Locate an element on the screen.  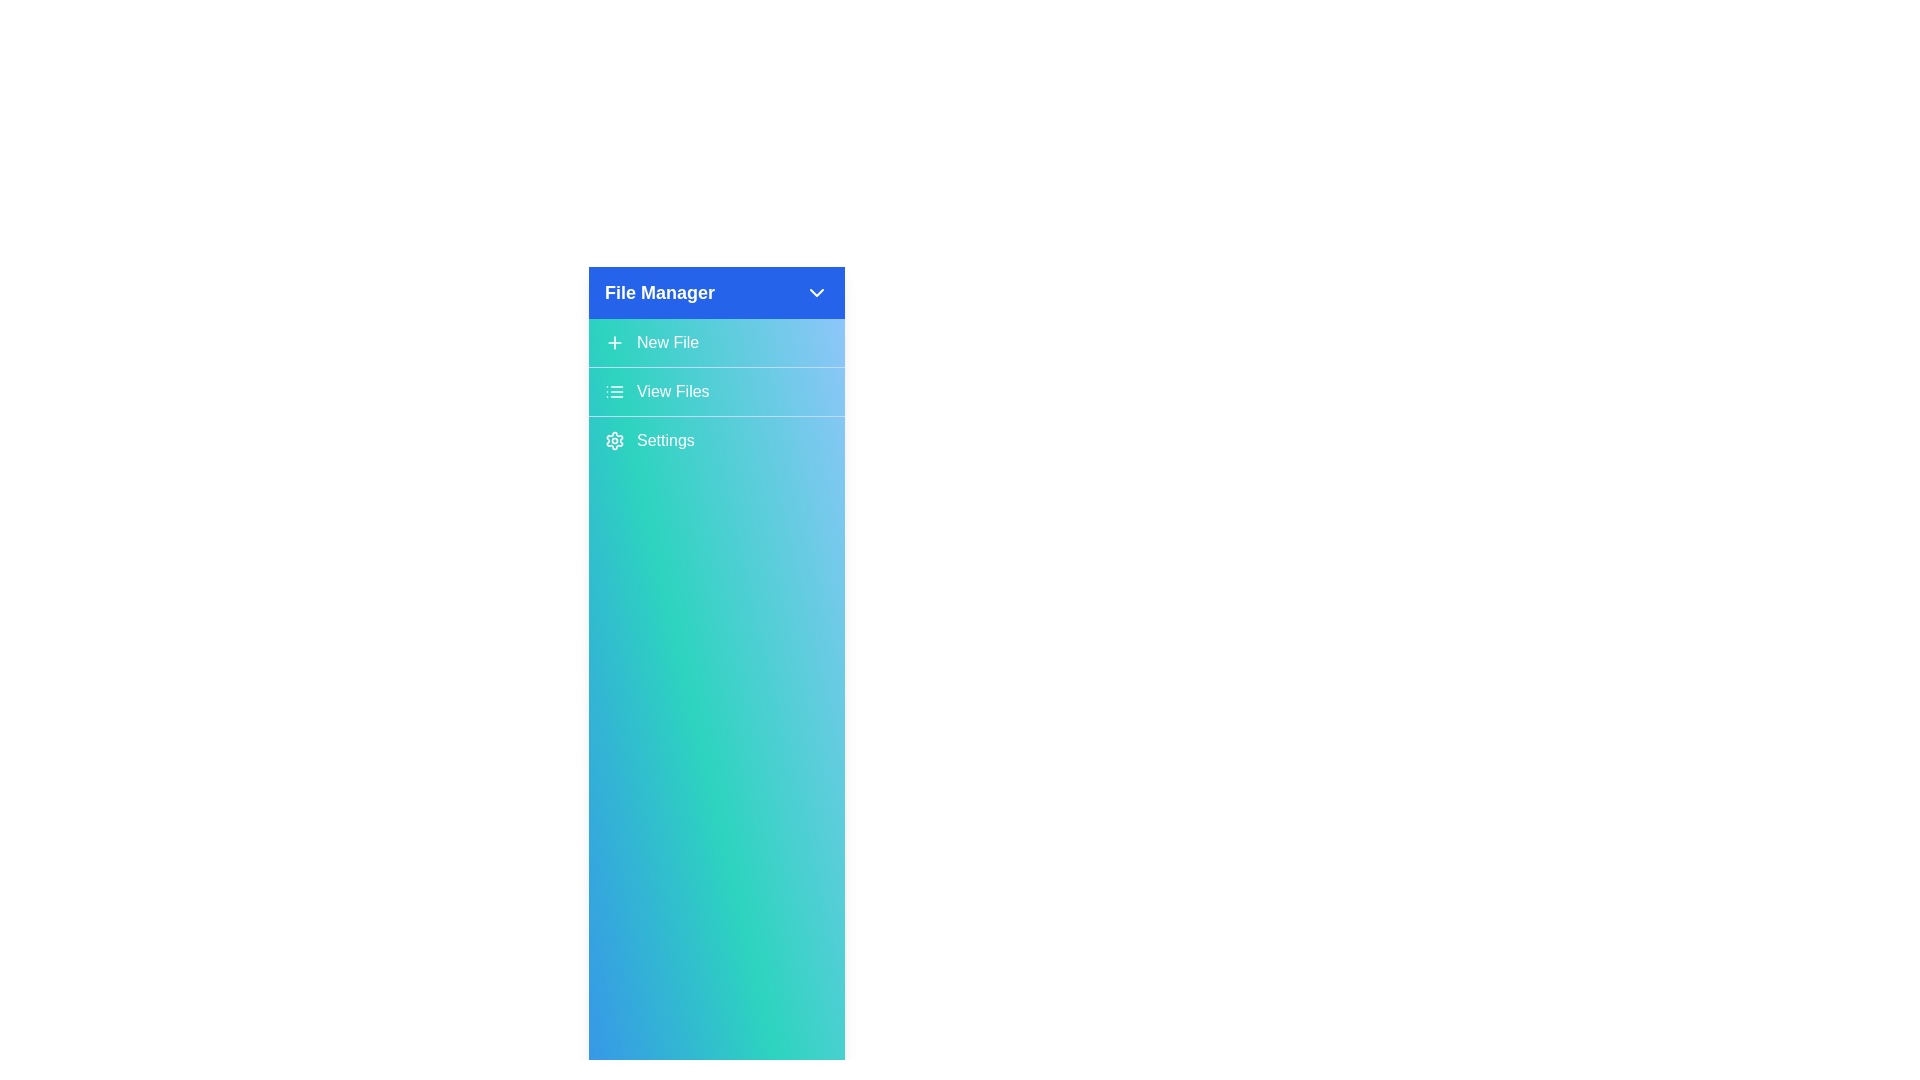
the 'Settings' button to open the settings menu is located at coordinates (716, 438).